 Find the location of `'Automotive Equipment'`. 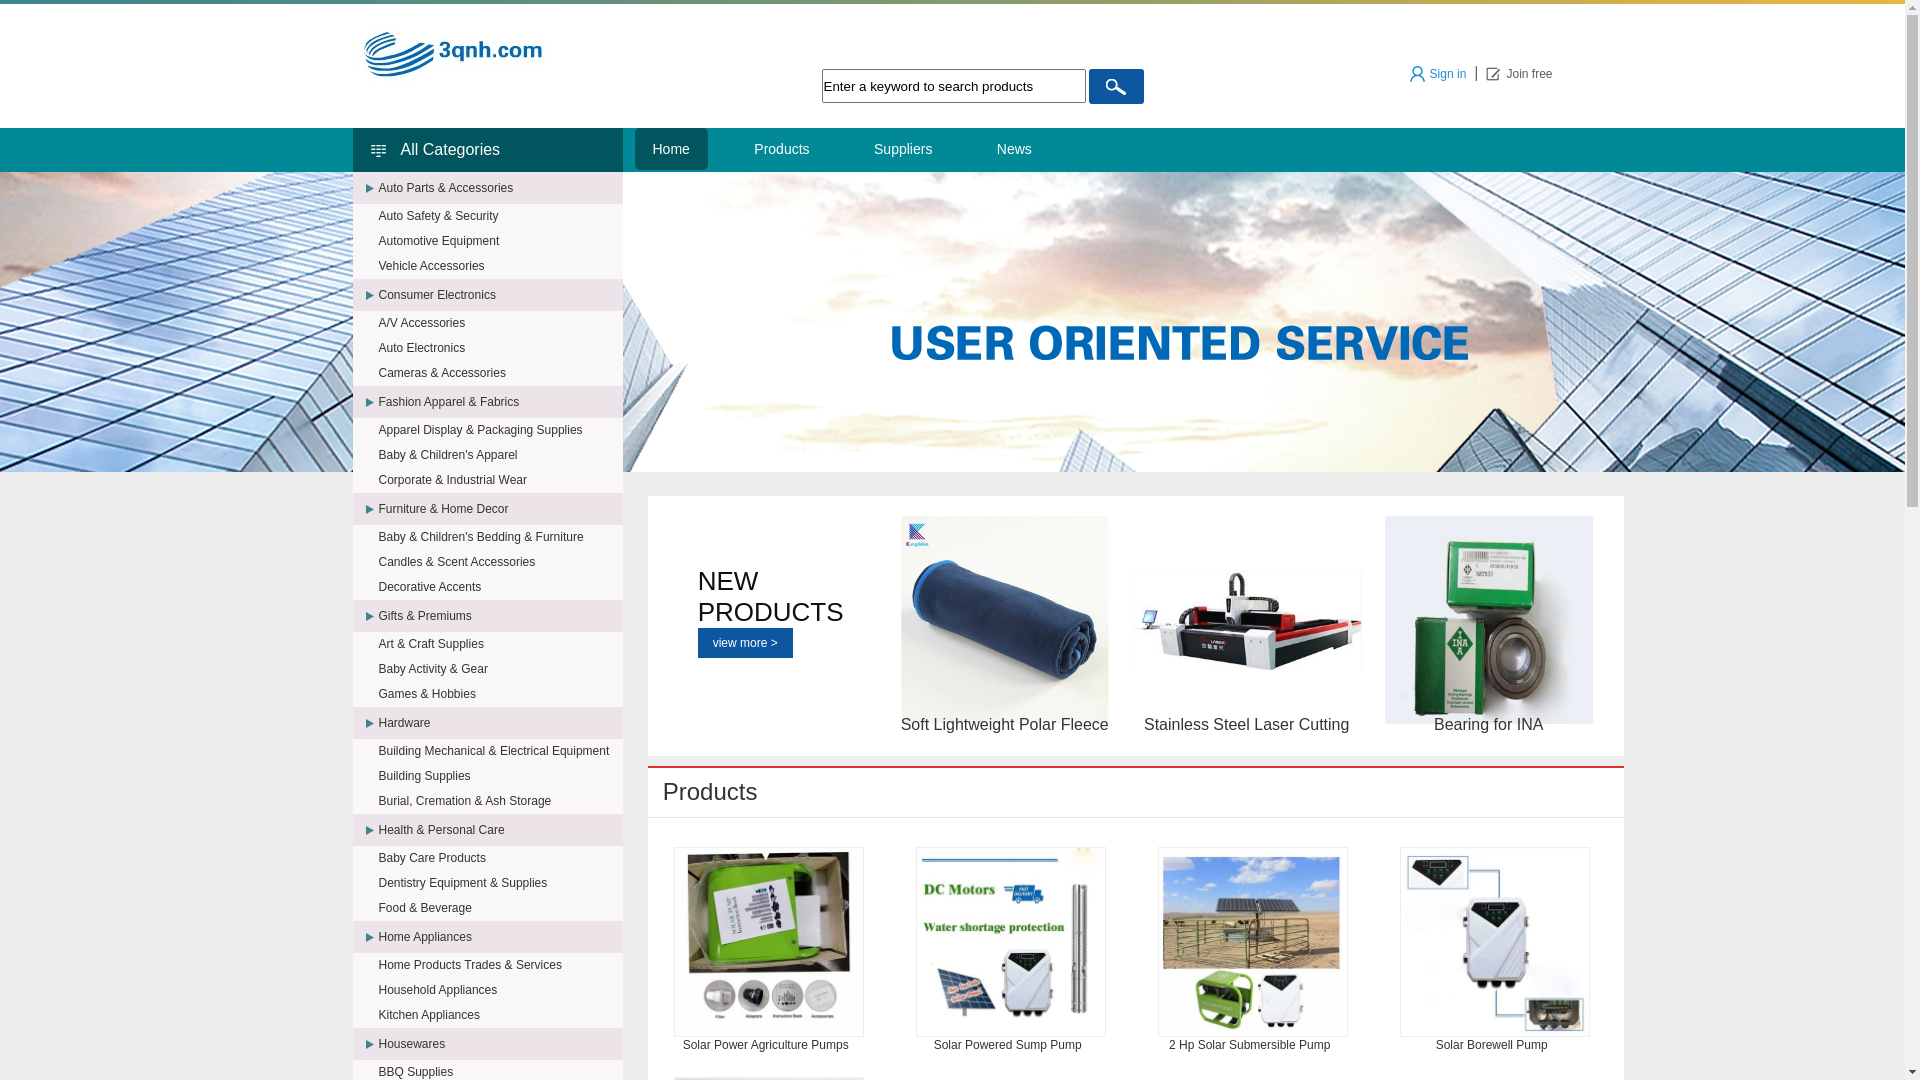

'Automotive Equipment' is located at coordinates (499, 239).